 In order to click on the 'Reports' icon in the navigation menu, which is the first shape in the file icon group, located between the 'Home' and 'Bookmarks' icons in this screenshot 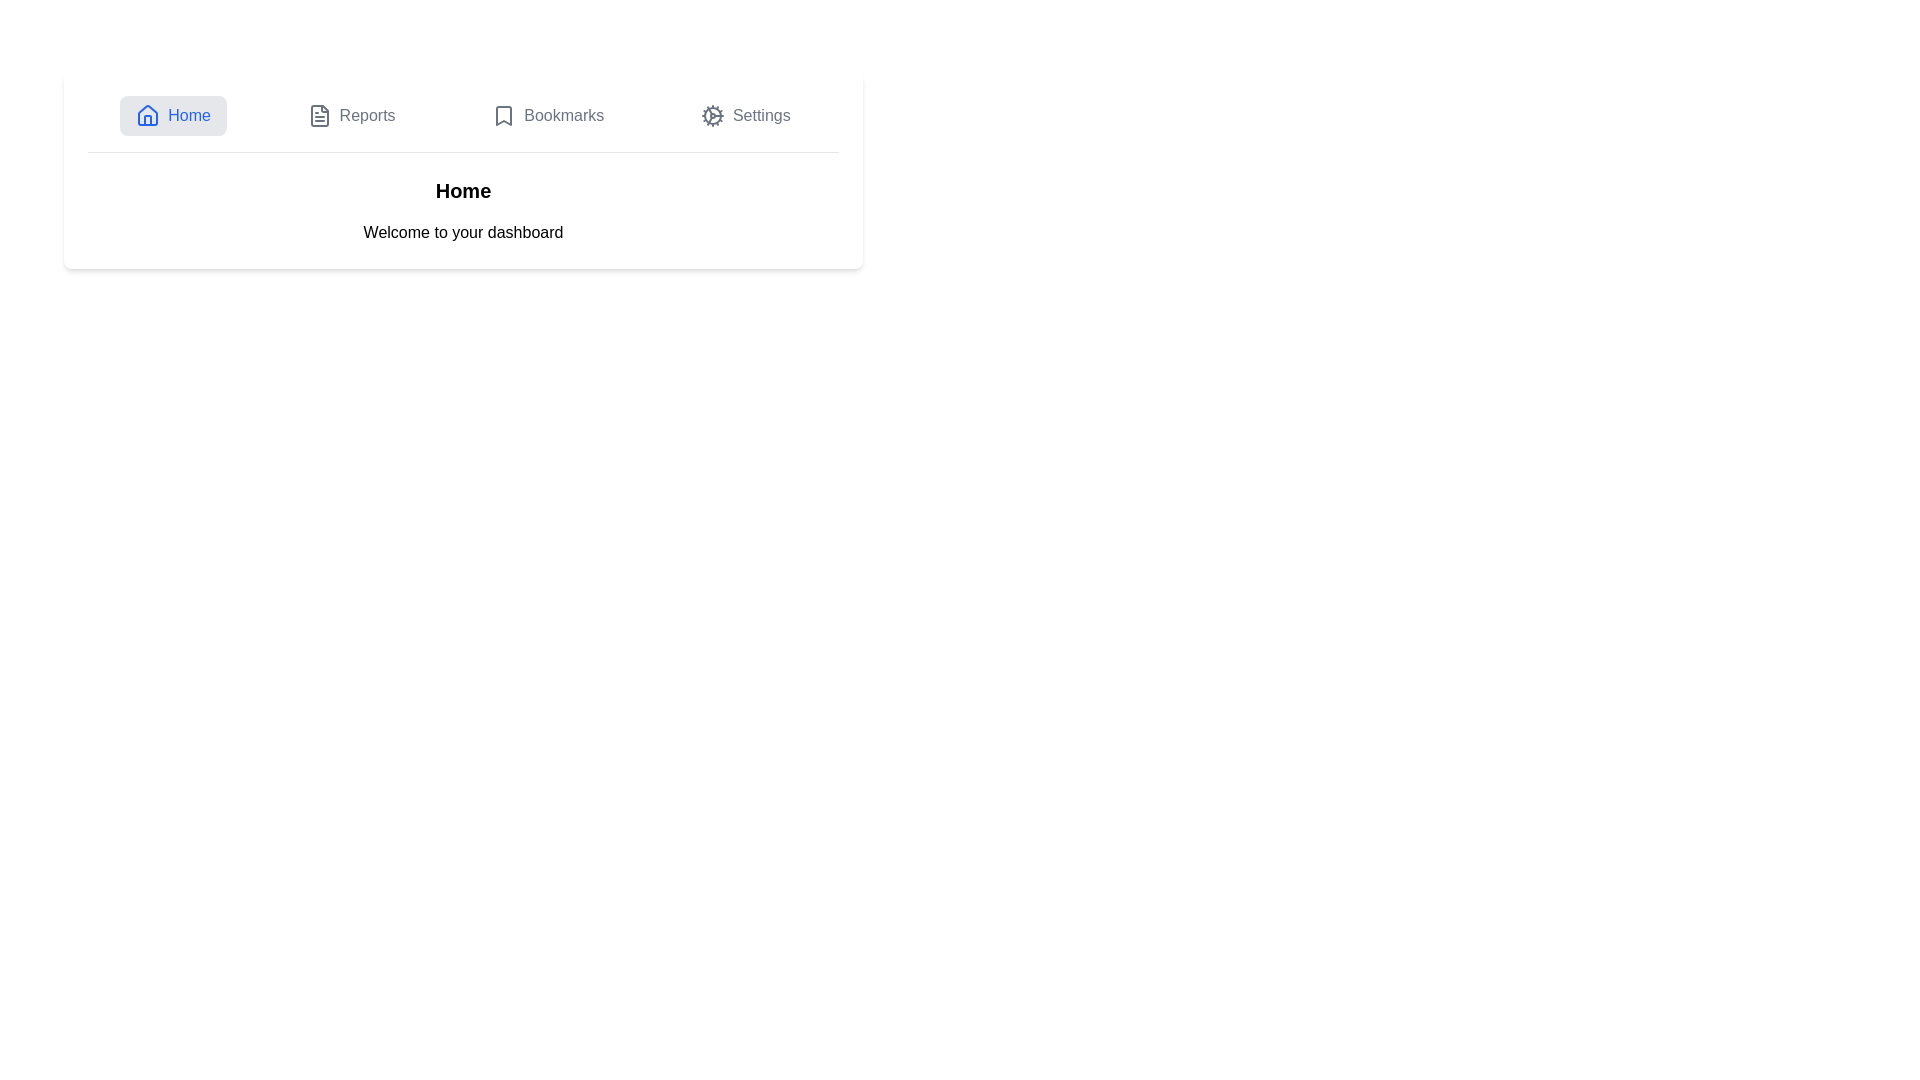, I will do `click(318, 115)`.